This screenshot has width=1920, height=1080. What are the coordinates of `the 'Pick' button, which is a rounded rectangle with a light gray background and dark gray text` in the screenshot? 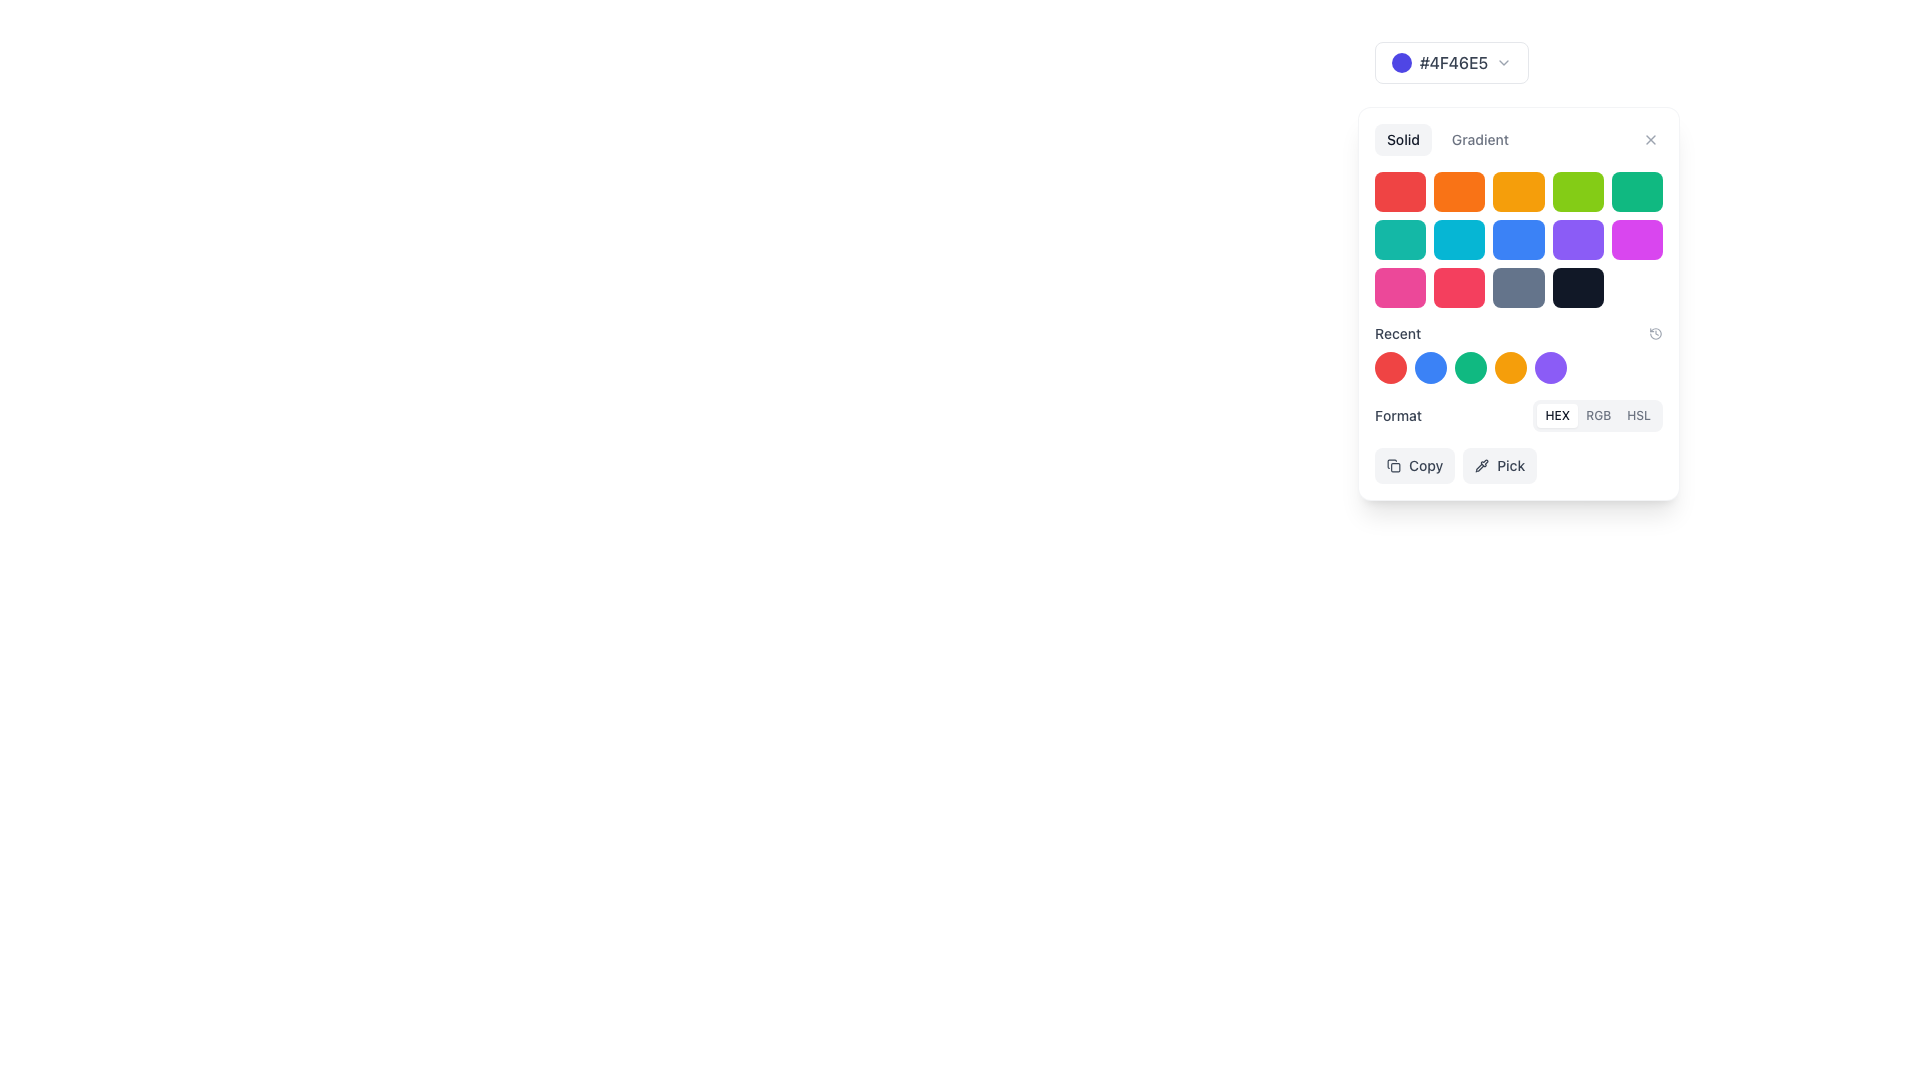 It's located at (1500, 466).